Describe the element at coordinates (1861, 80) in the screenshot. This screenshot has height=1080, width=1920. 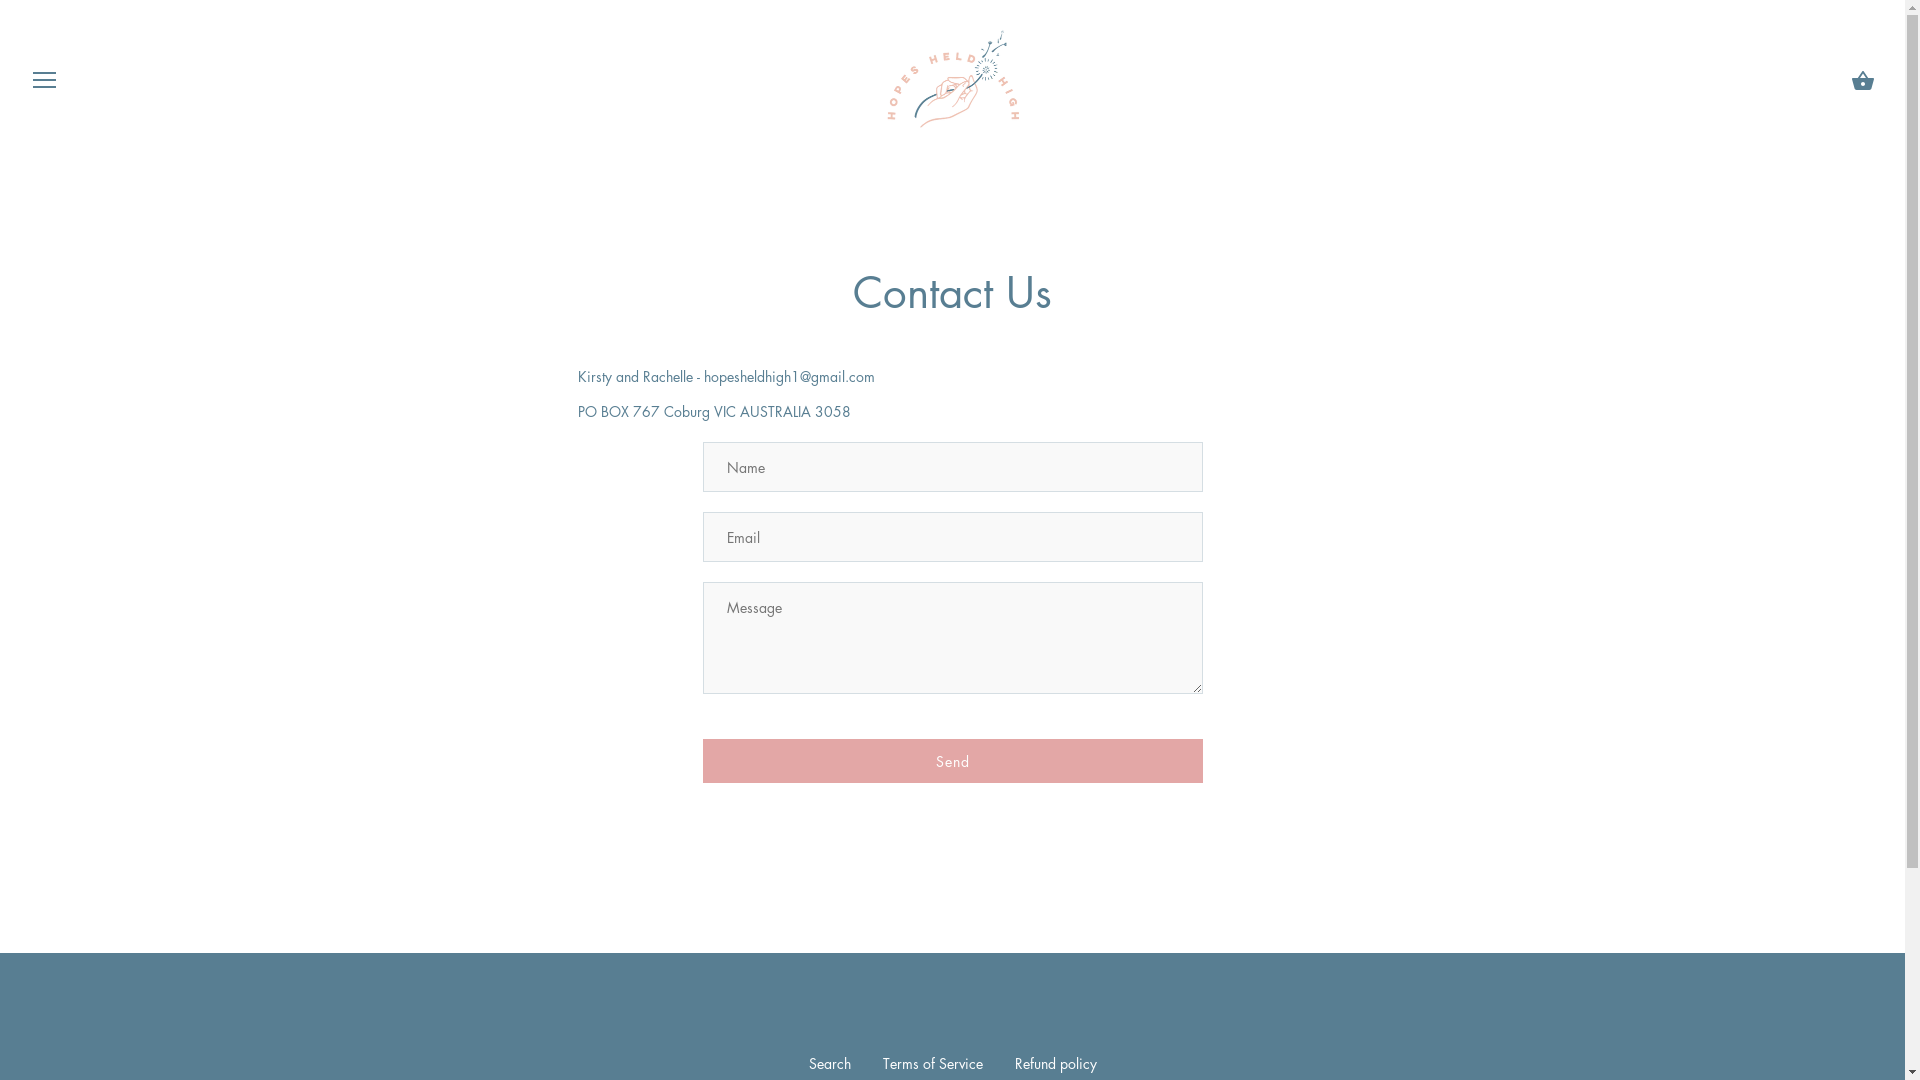
I see `'Cart'` at that location.